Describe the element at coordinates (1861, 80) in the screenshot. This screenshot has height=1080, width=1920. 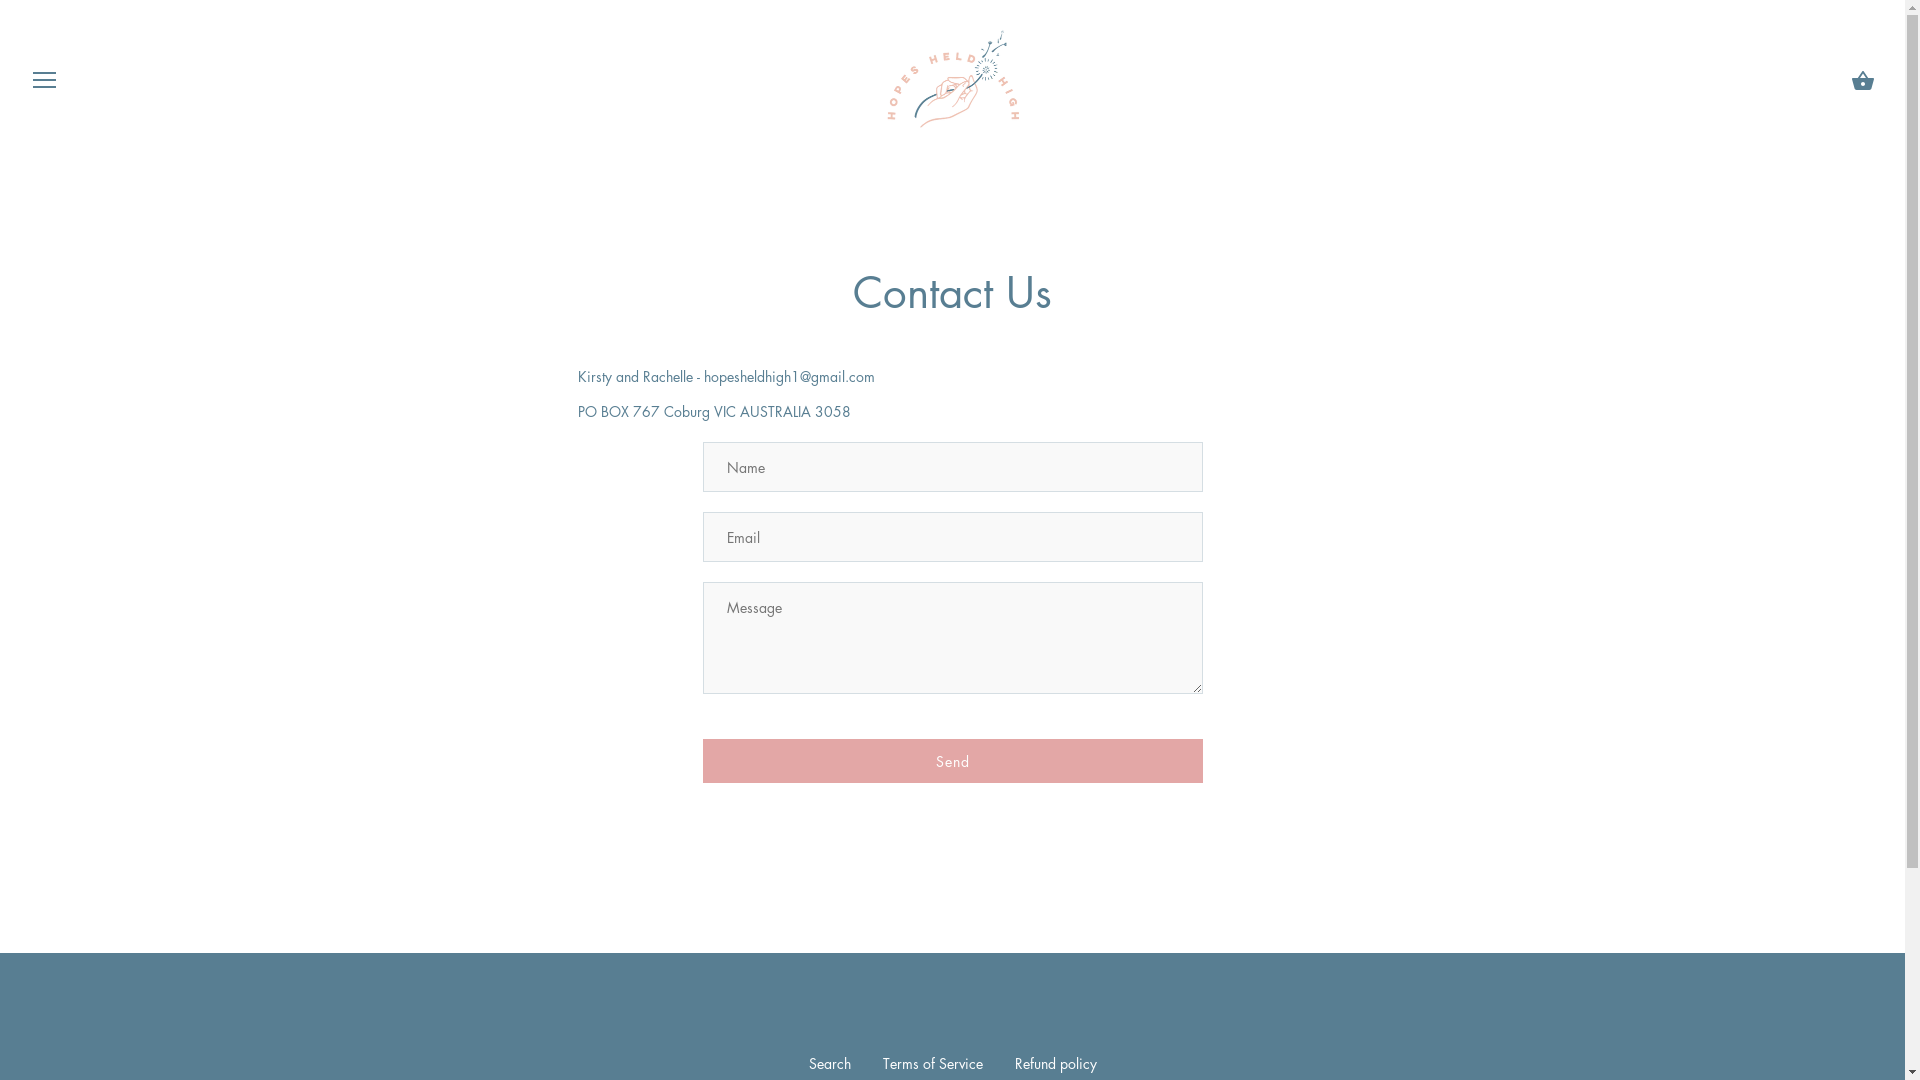
I see `'Cart'` at that location.